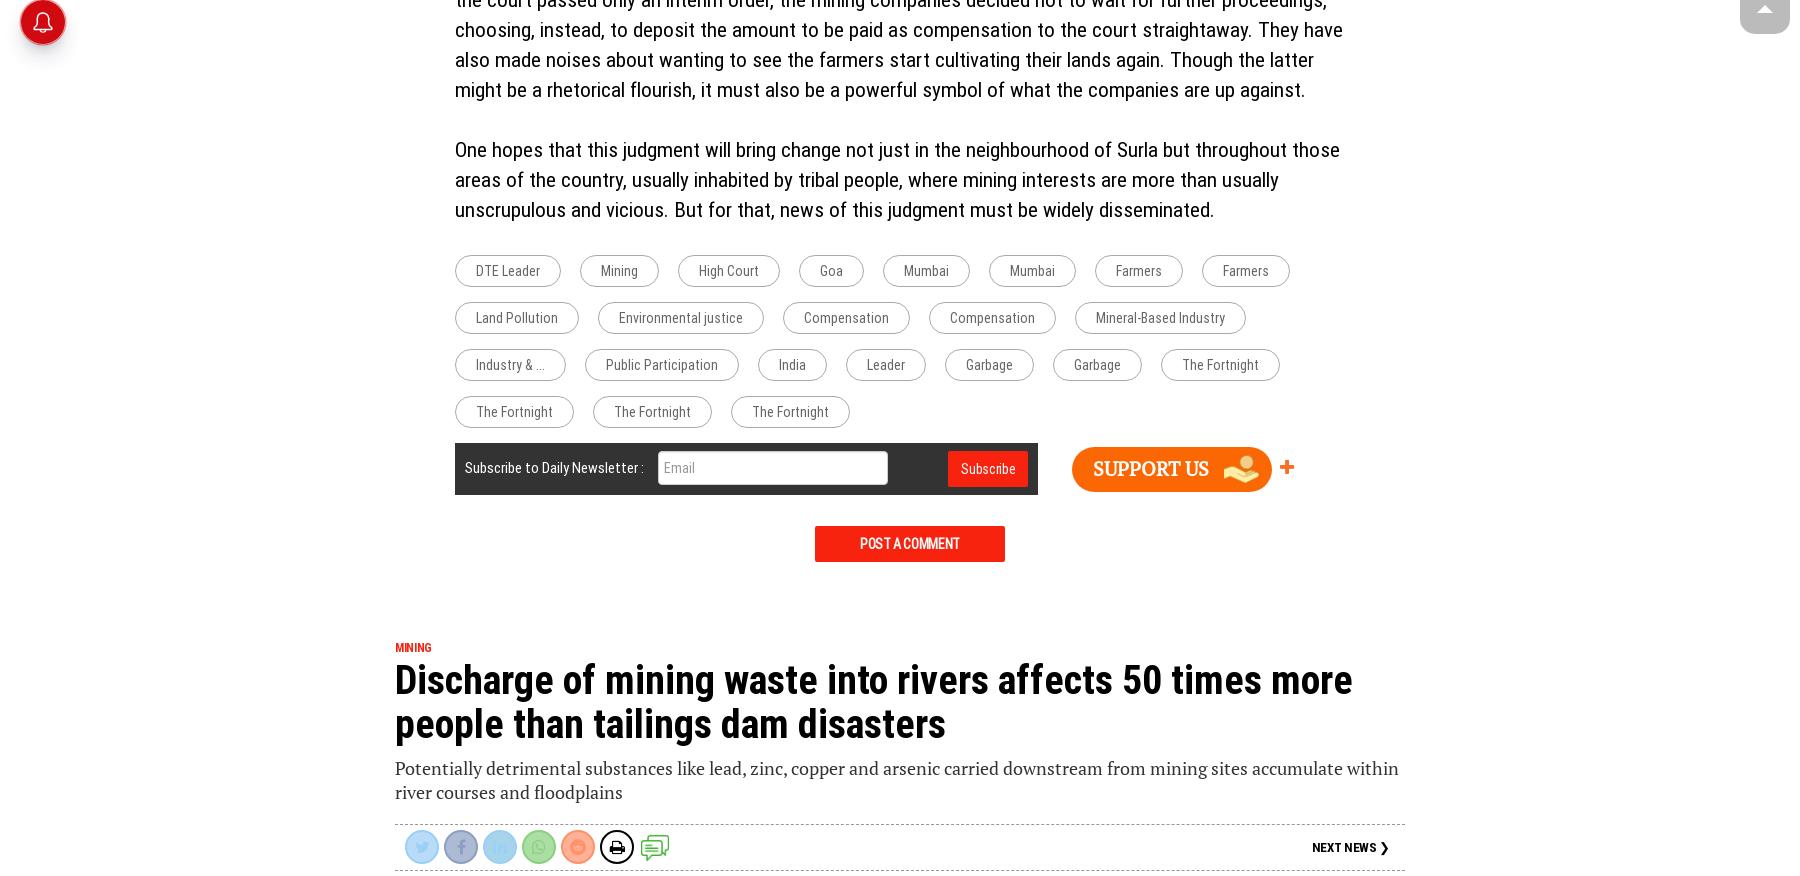 Image resolution: width=1800 pixels, height=876 pixels. Describe the element at coordinates (679, 317) in the screenshot. I see `'Environmental justice'` at that location.